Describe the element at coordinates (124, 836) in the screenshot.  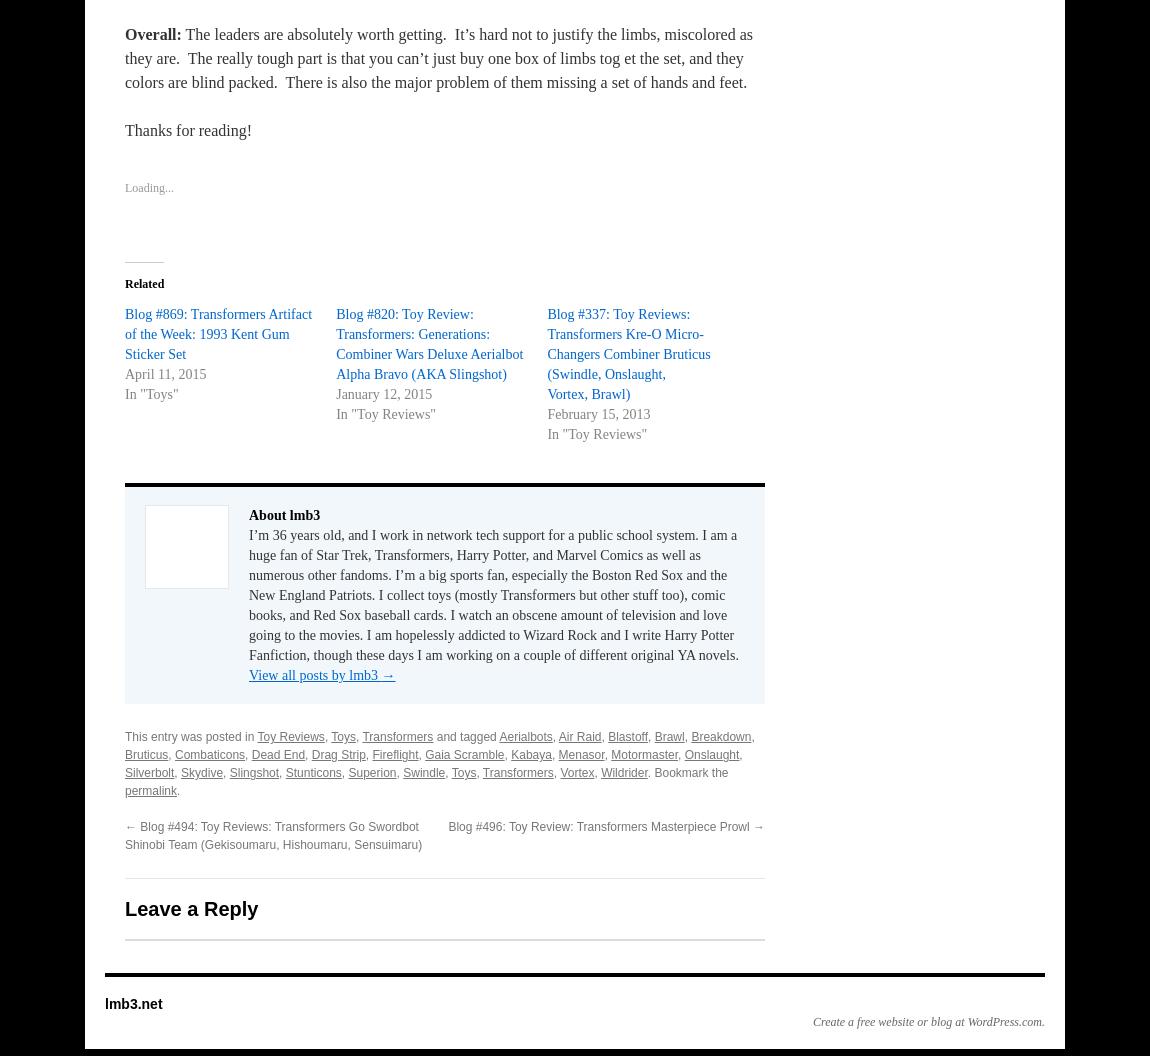
I see `'Blog #494: Toy Reviews: Transformers Go Swordbot Shinobi Team (Gekisoumaru, Hishoumaru, Sensuimaru)'` at that location.